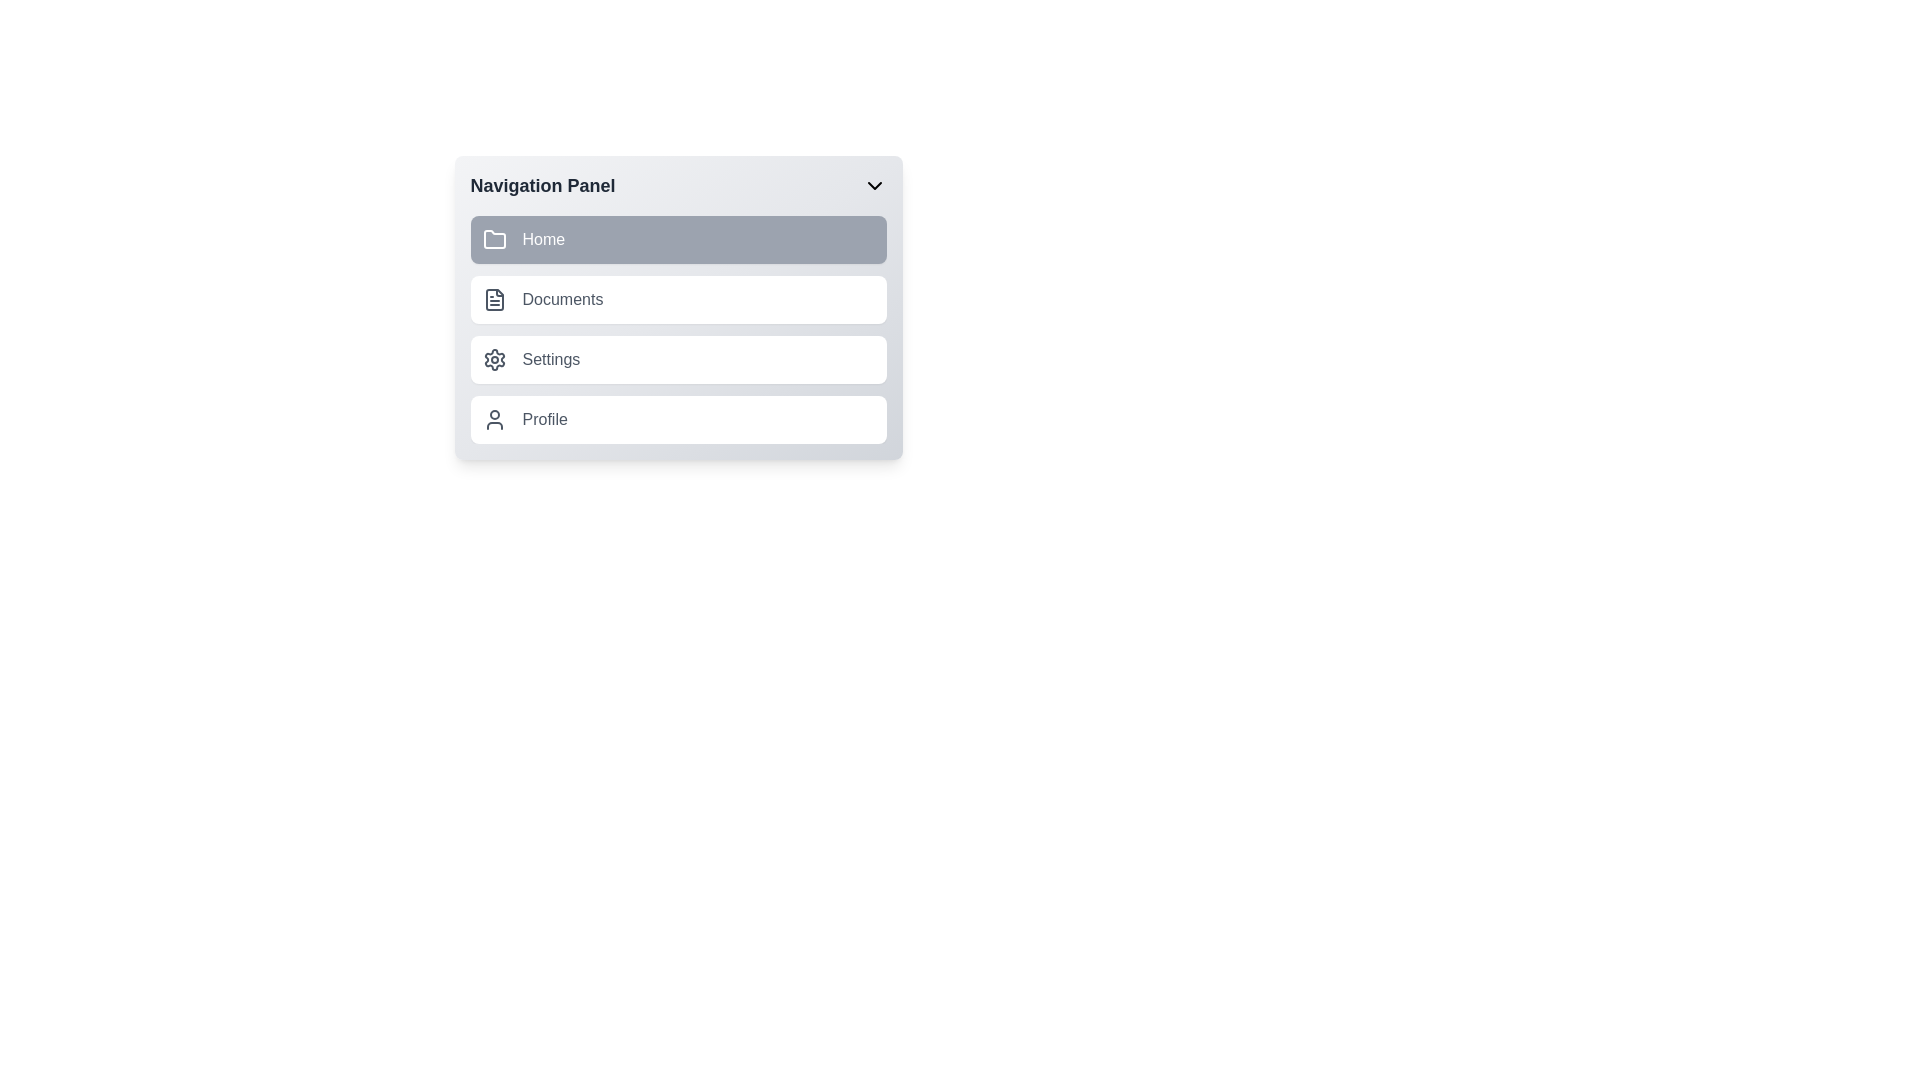  I want to click on the settings icon located to the left of the 'Settings' text label, so click(494, 358).